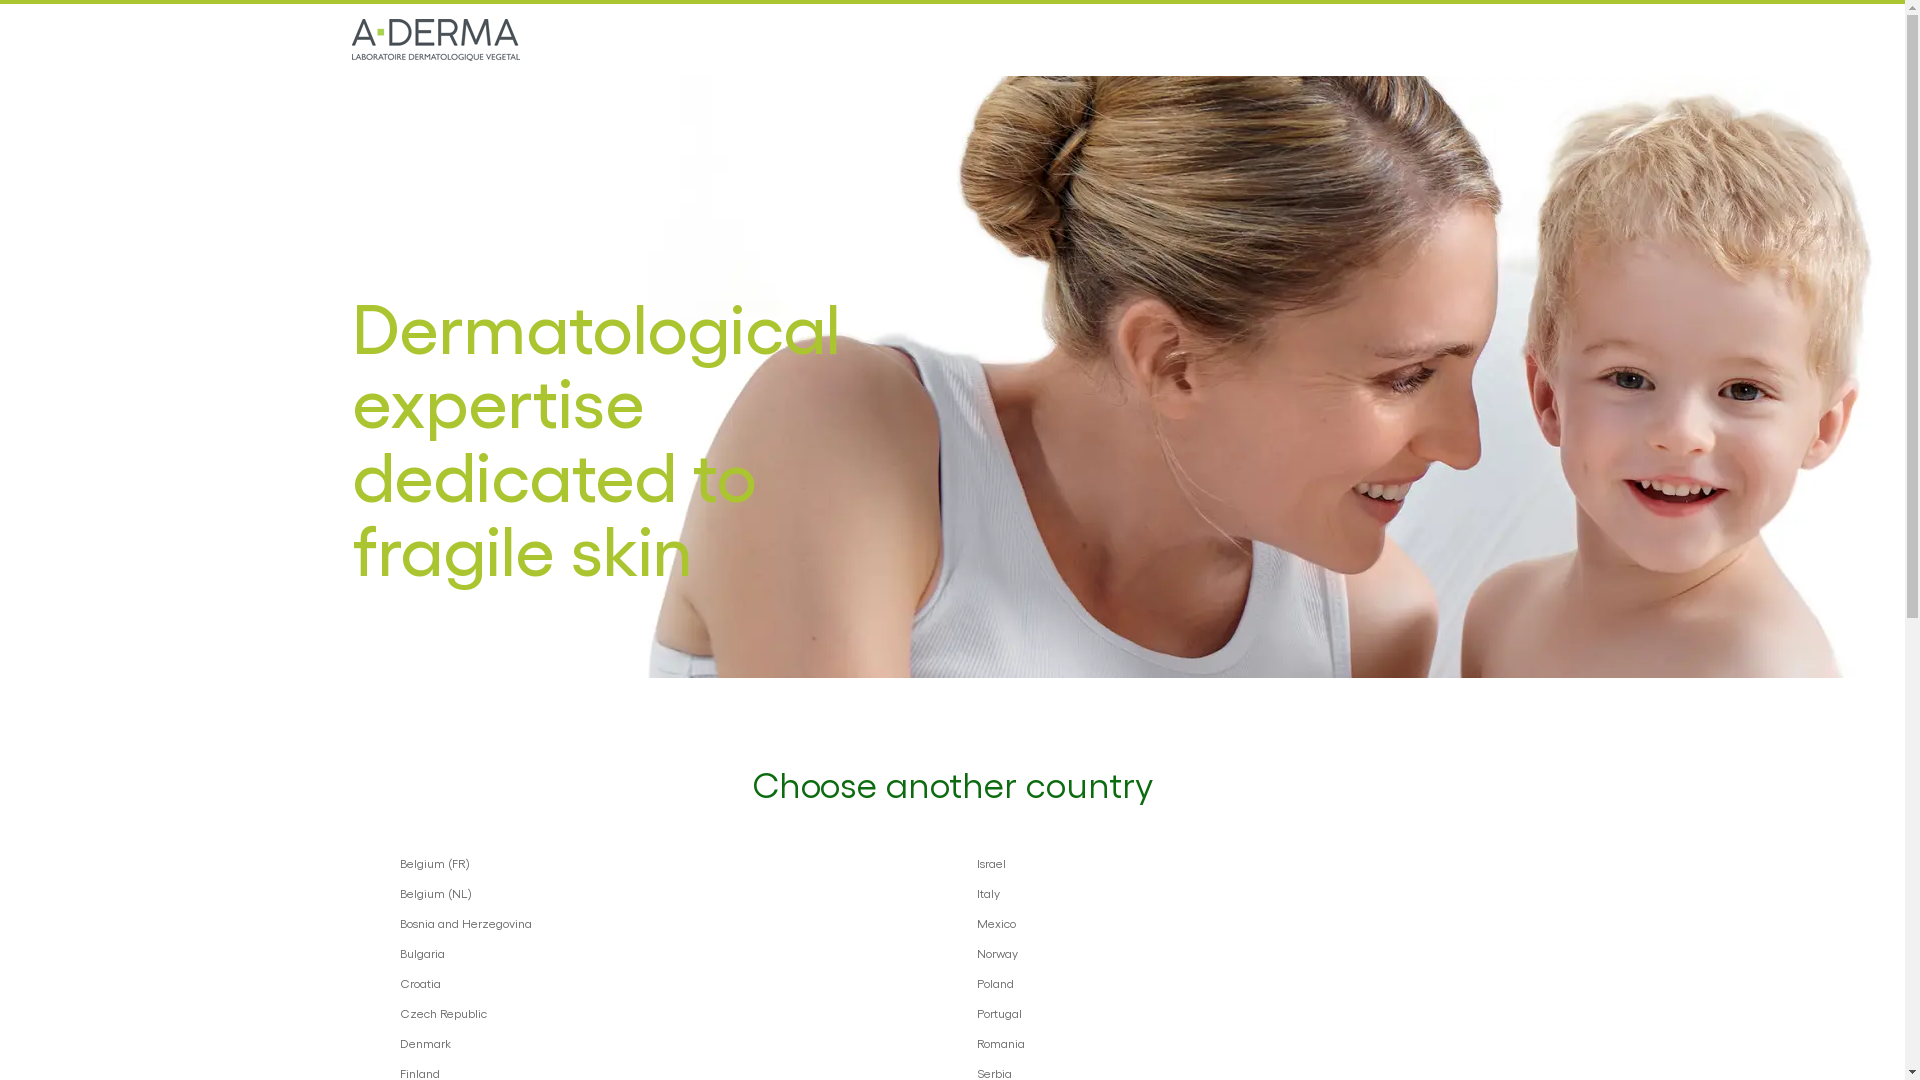  What do you see at coordinates (975, 982) in the screenshot?
I see `'Poland'` at bounding box center [975, 982].